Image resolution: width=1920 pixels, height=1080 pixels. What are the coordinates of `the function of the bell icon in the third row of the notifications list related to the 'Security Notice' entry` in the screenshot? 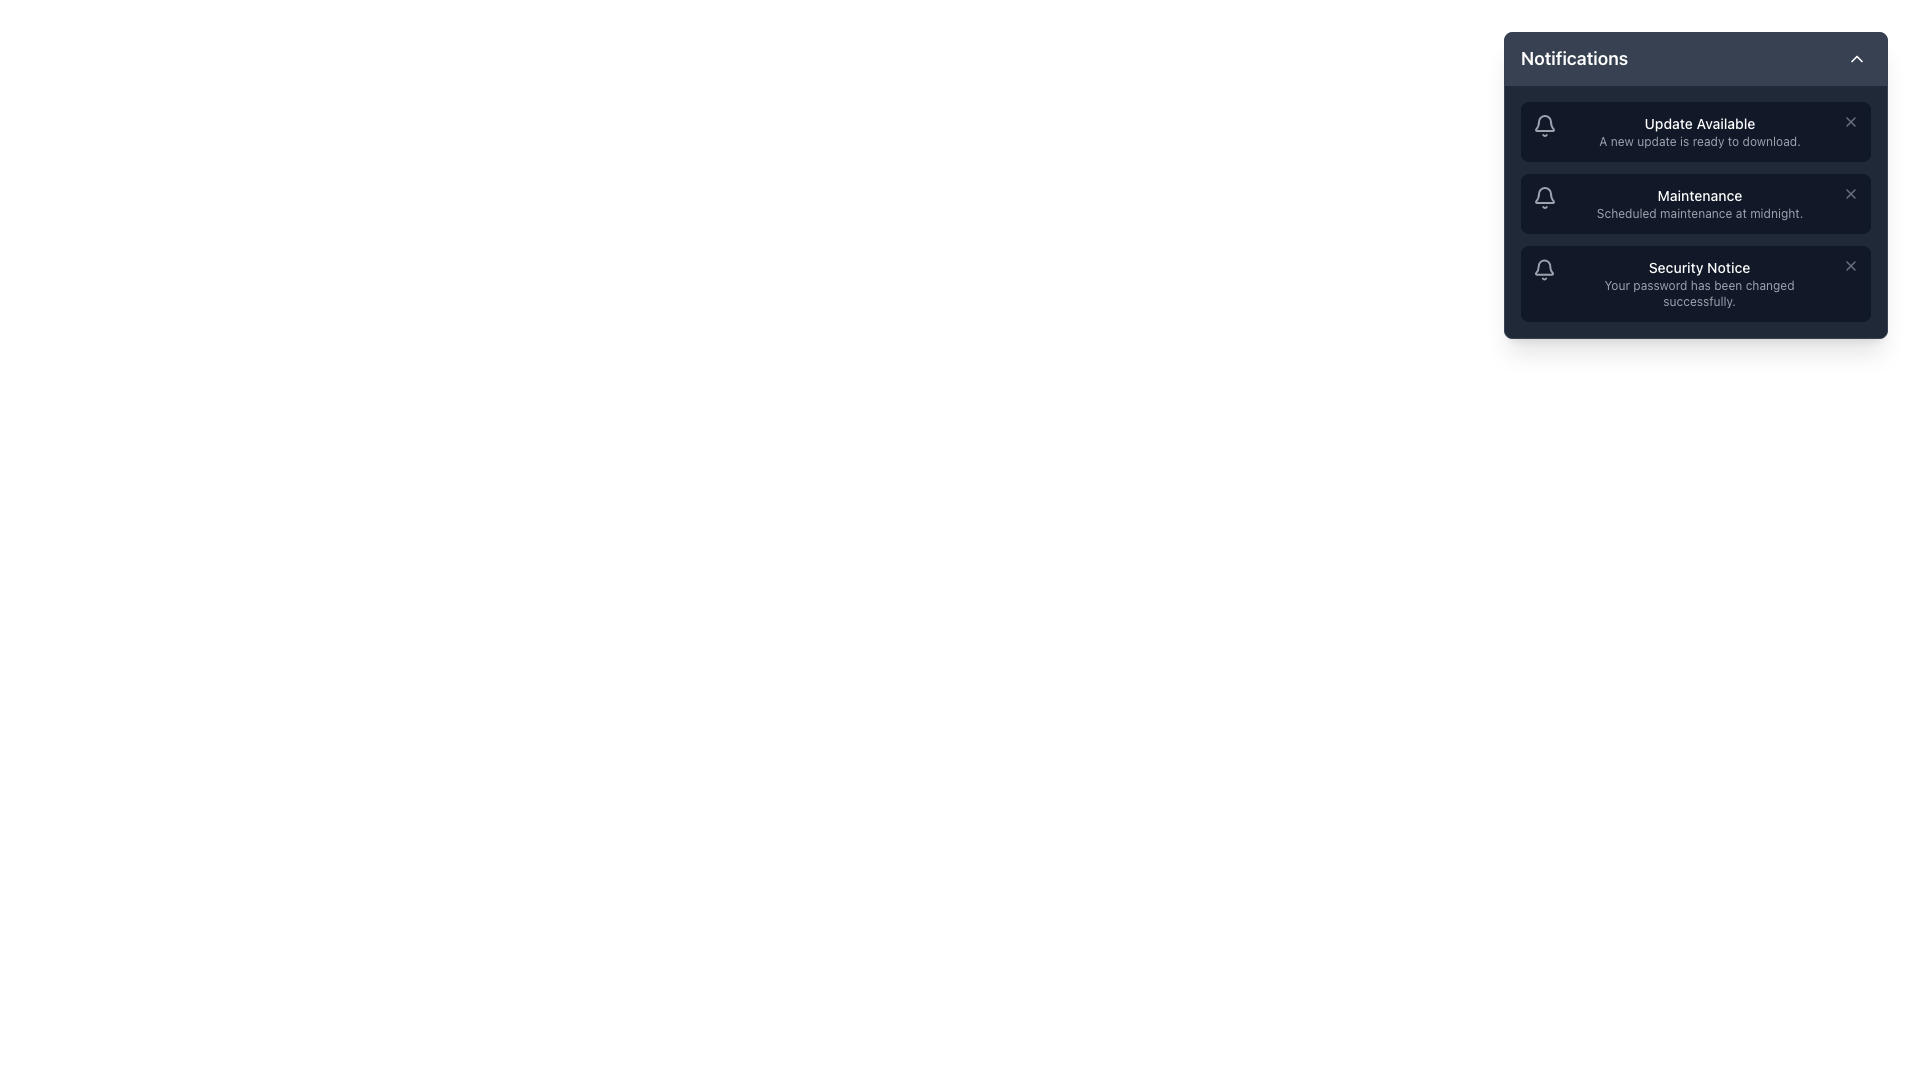 It's located at (1543, 266).